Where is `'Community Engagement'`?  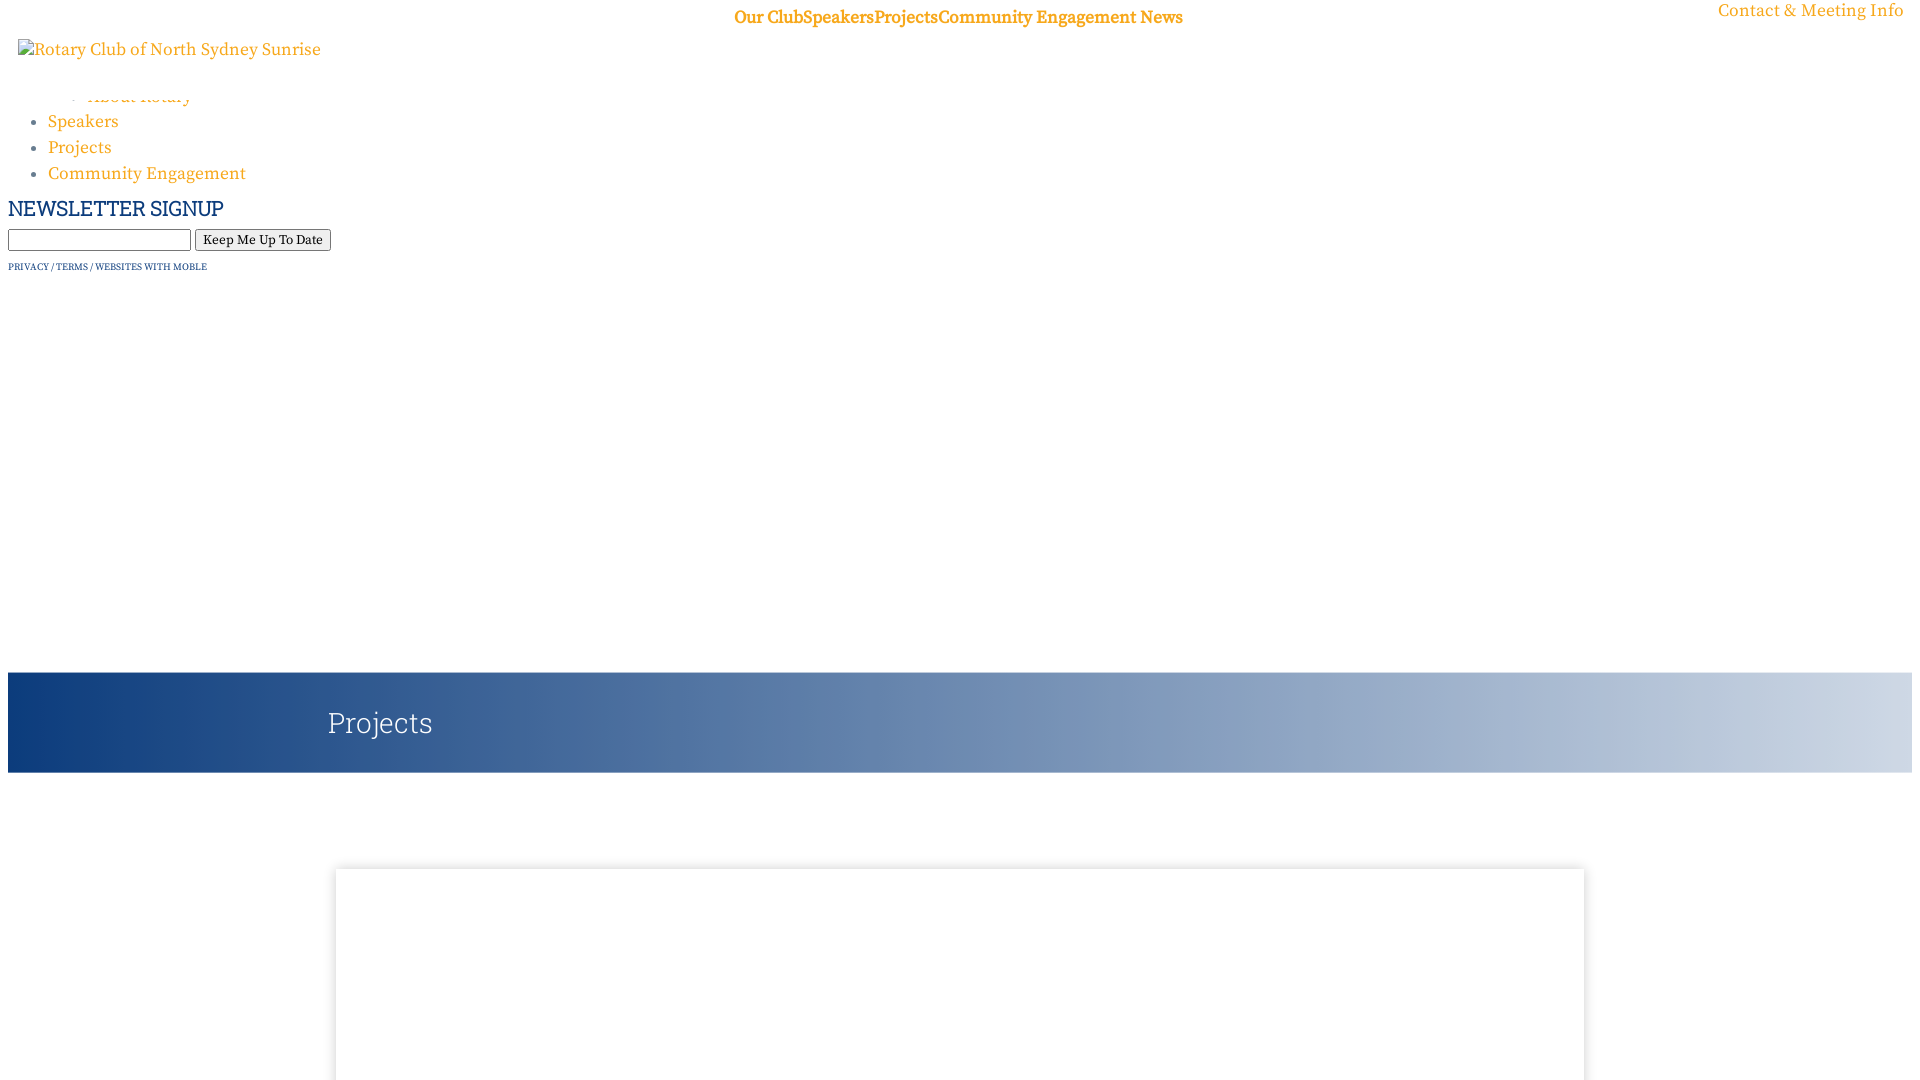 'Community Engagement' is located at coordinates (936, 19).